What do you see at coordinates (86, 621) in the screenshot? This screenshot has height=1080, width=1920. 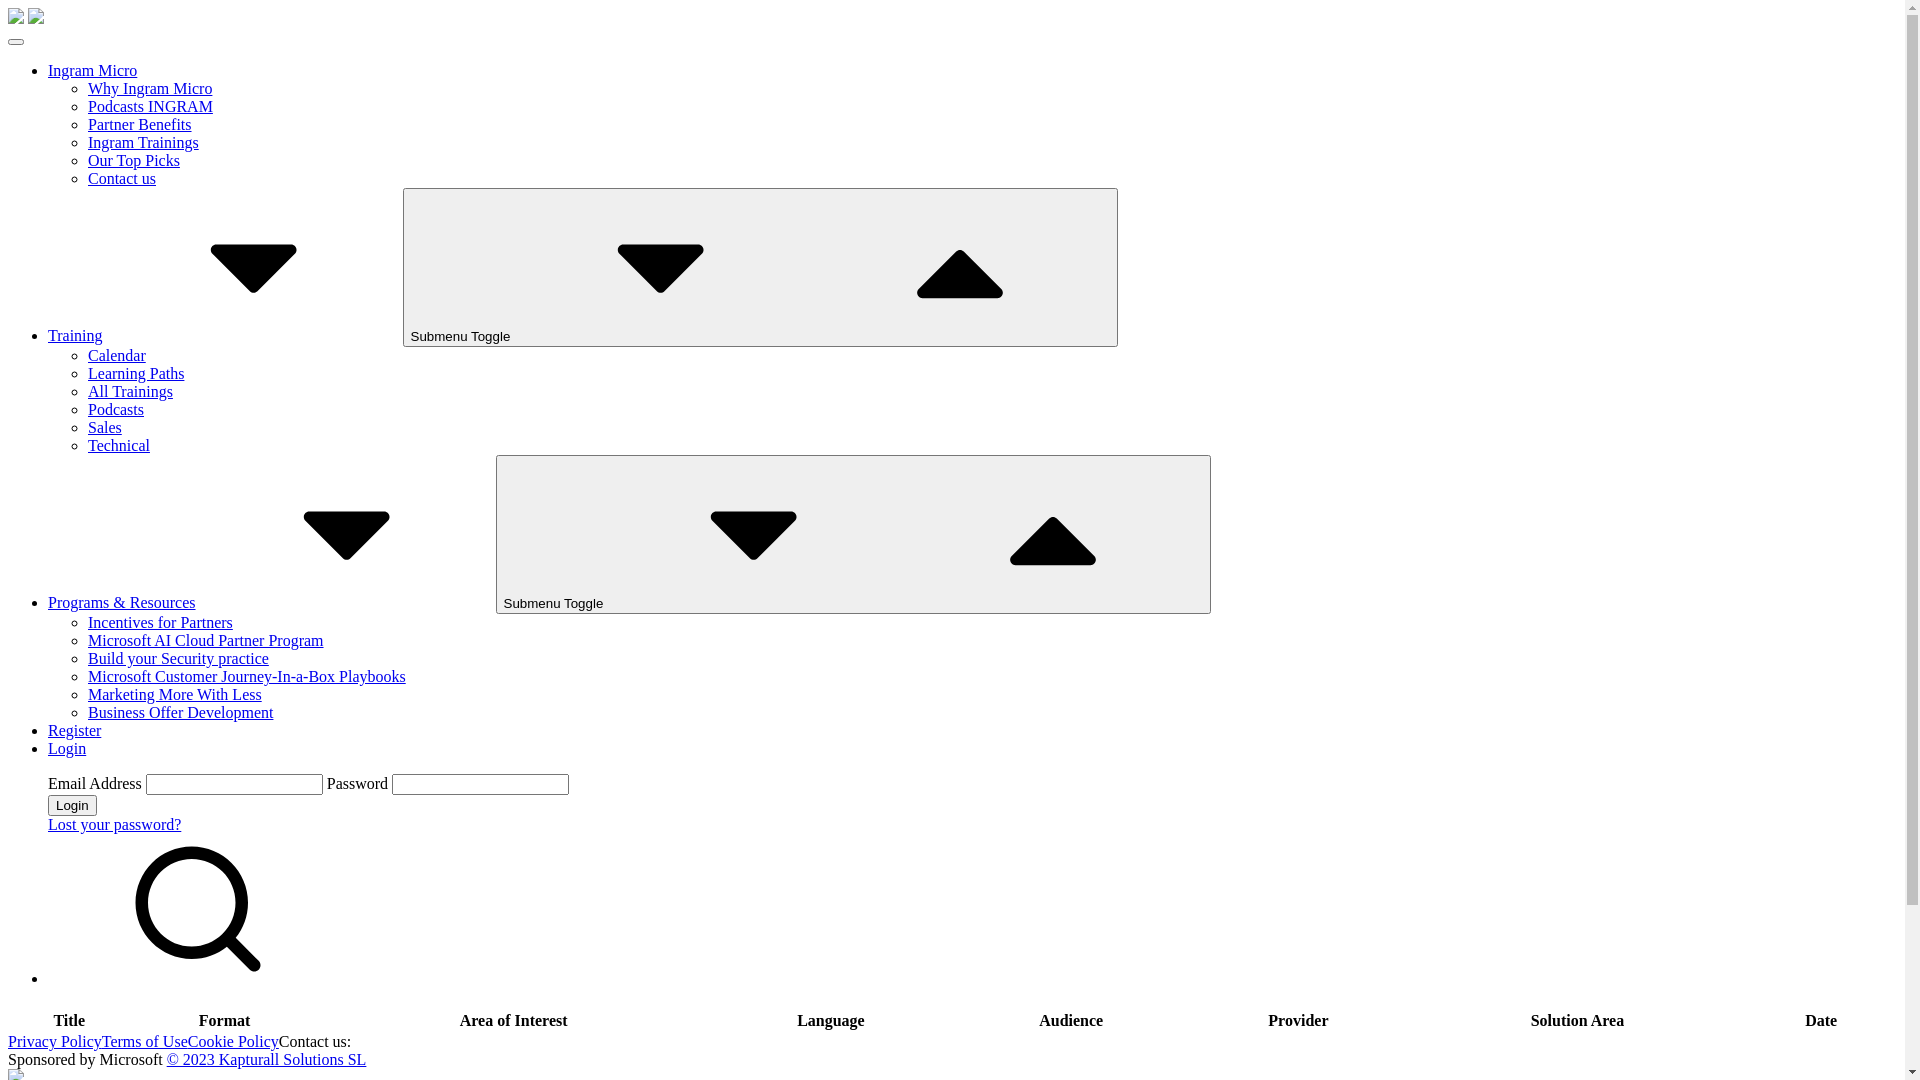 I see `'Incentives for Partners'` at bounding box center [86, 621].